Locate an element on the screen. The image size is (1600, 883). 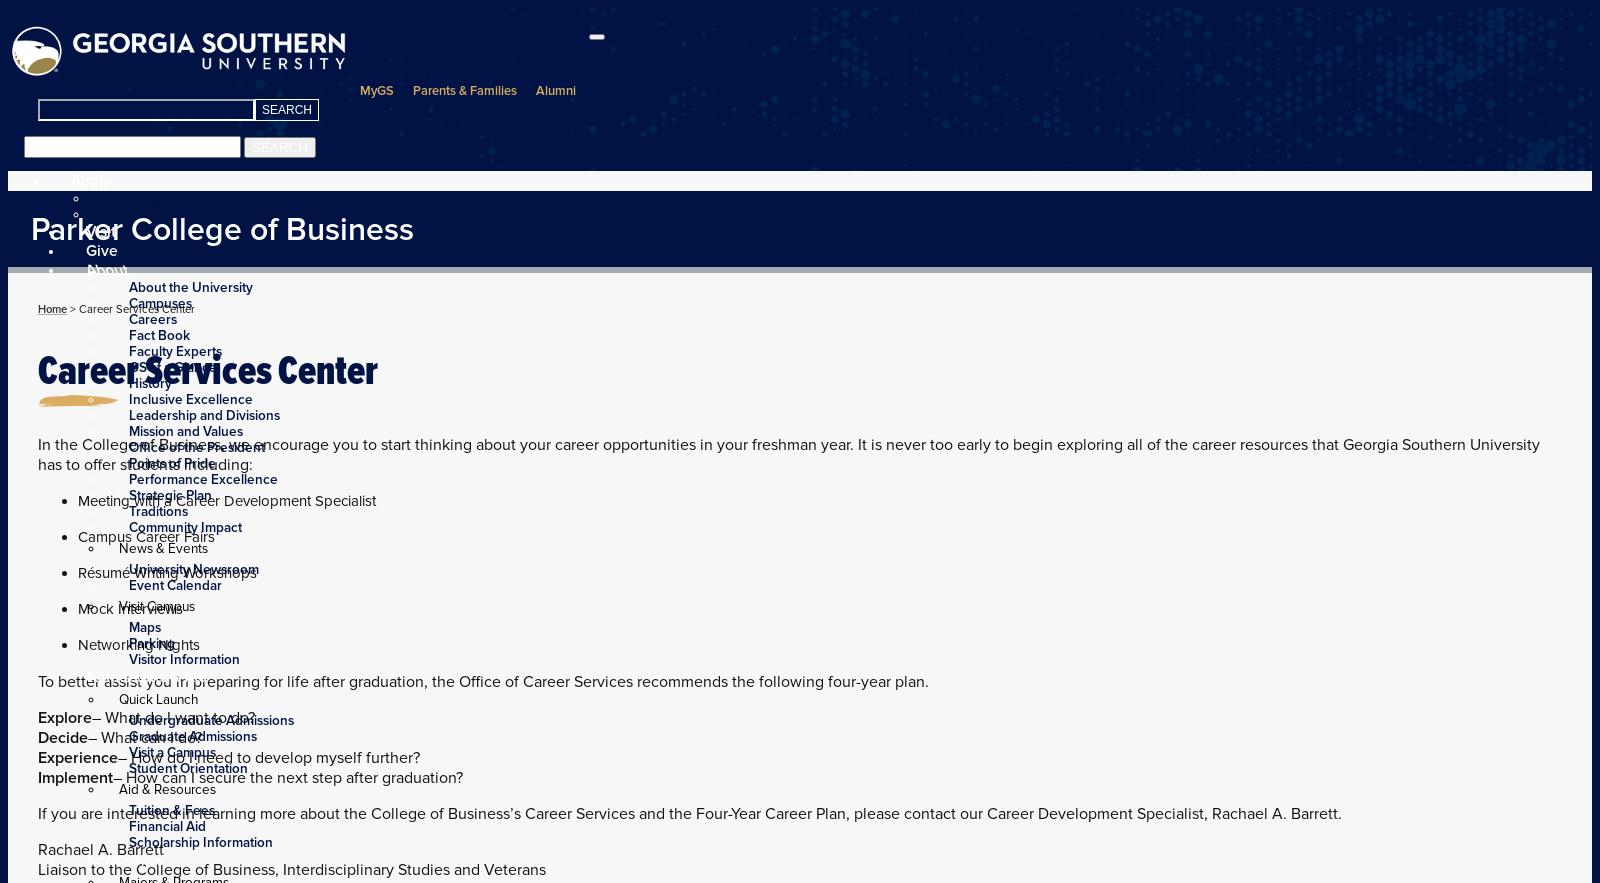
'Rachael A. Barrett' is located at coordinates (99, 849).